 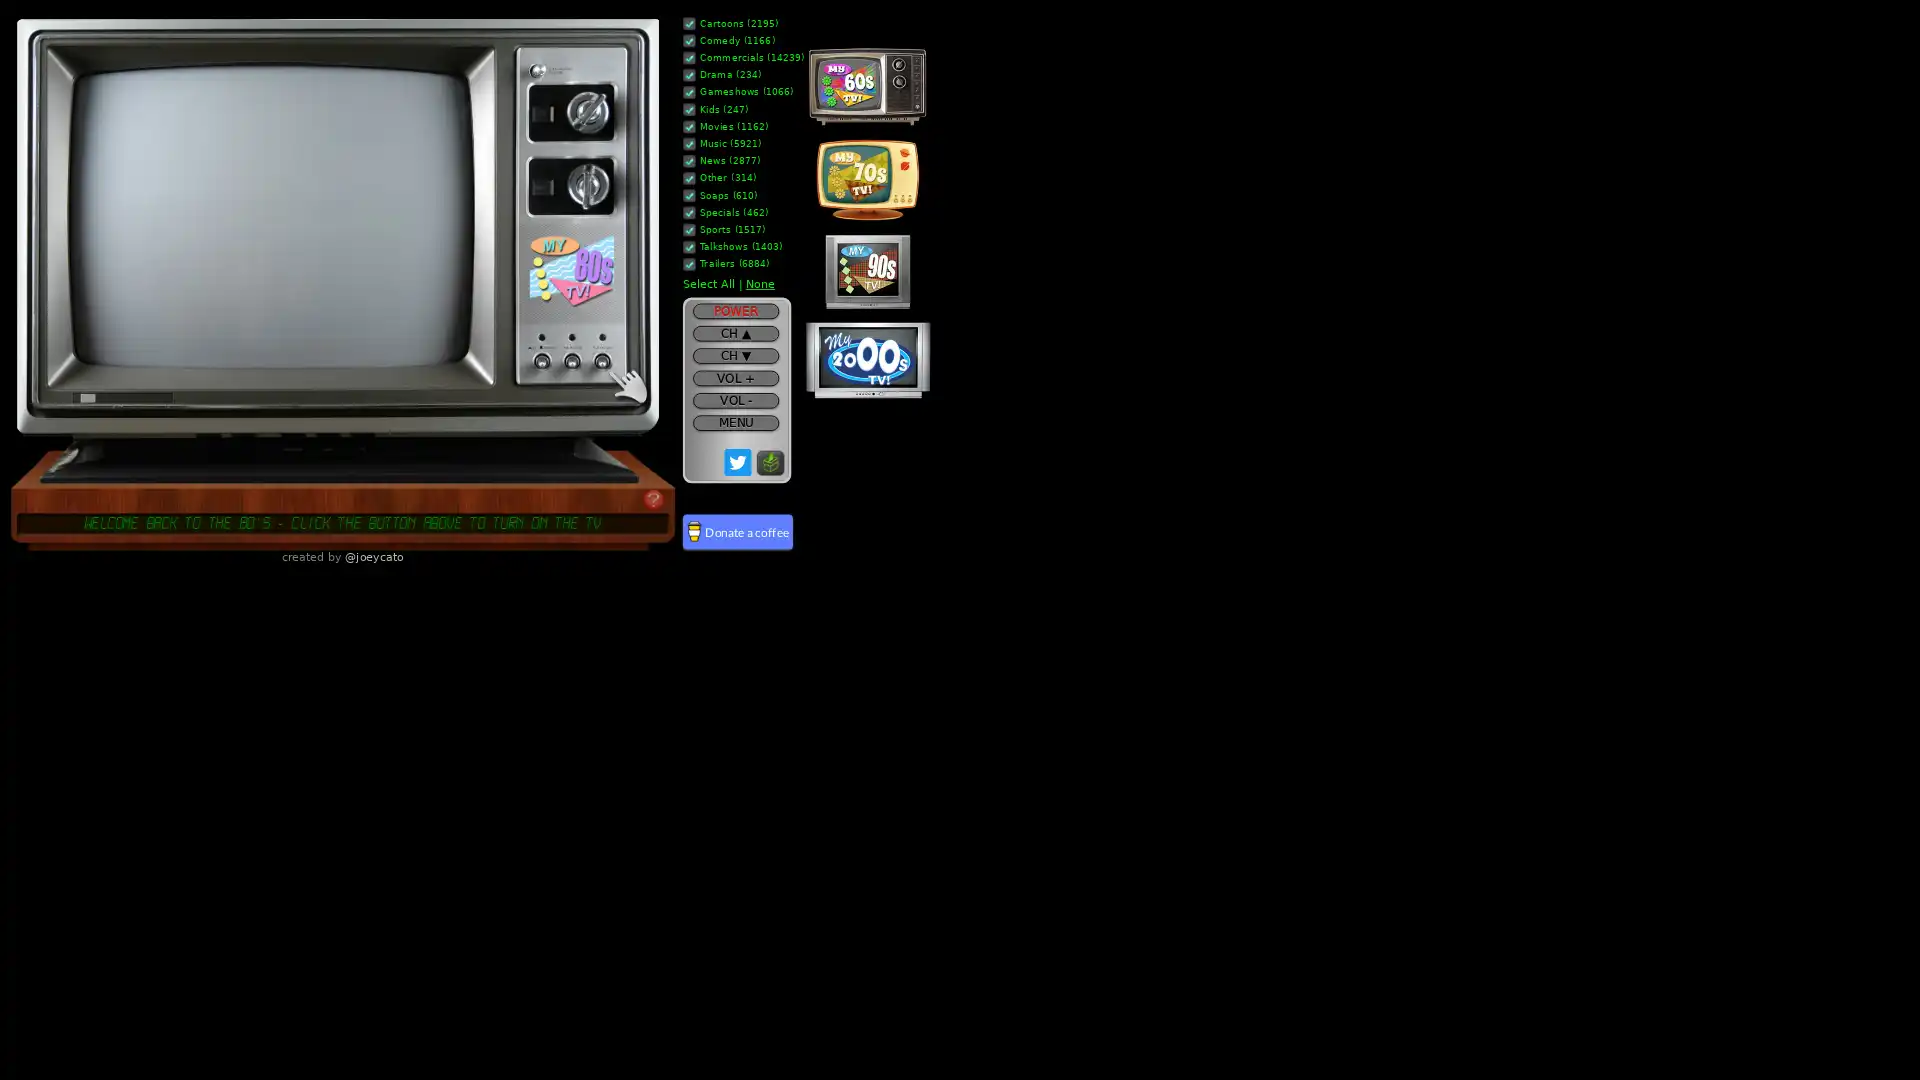 I want to click on CH, so click(x=734, y=354).